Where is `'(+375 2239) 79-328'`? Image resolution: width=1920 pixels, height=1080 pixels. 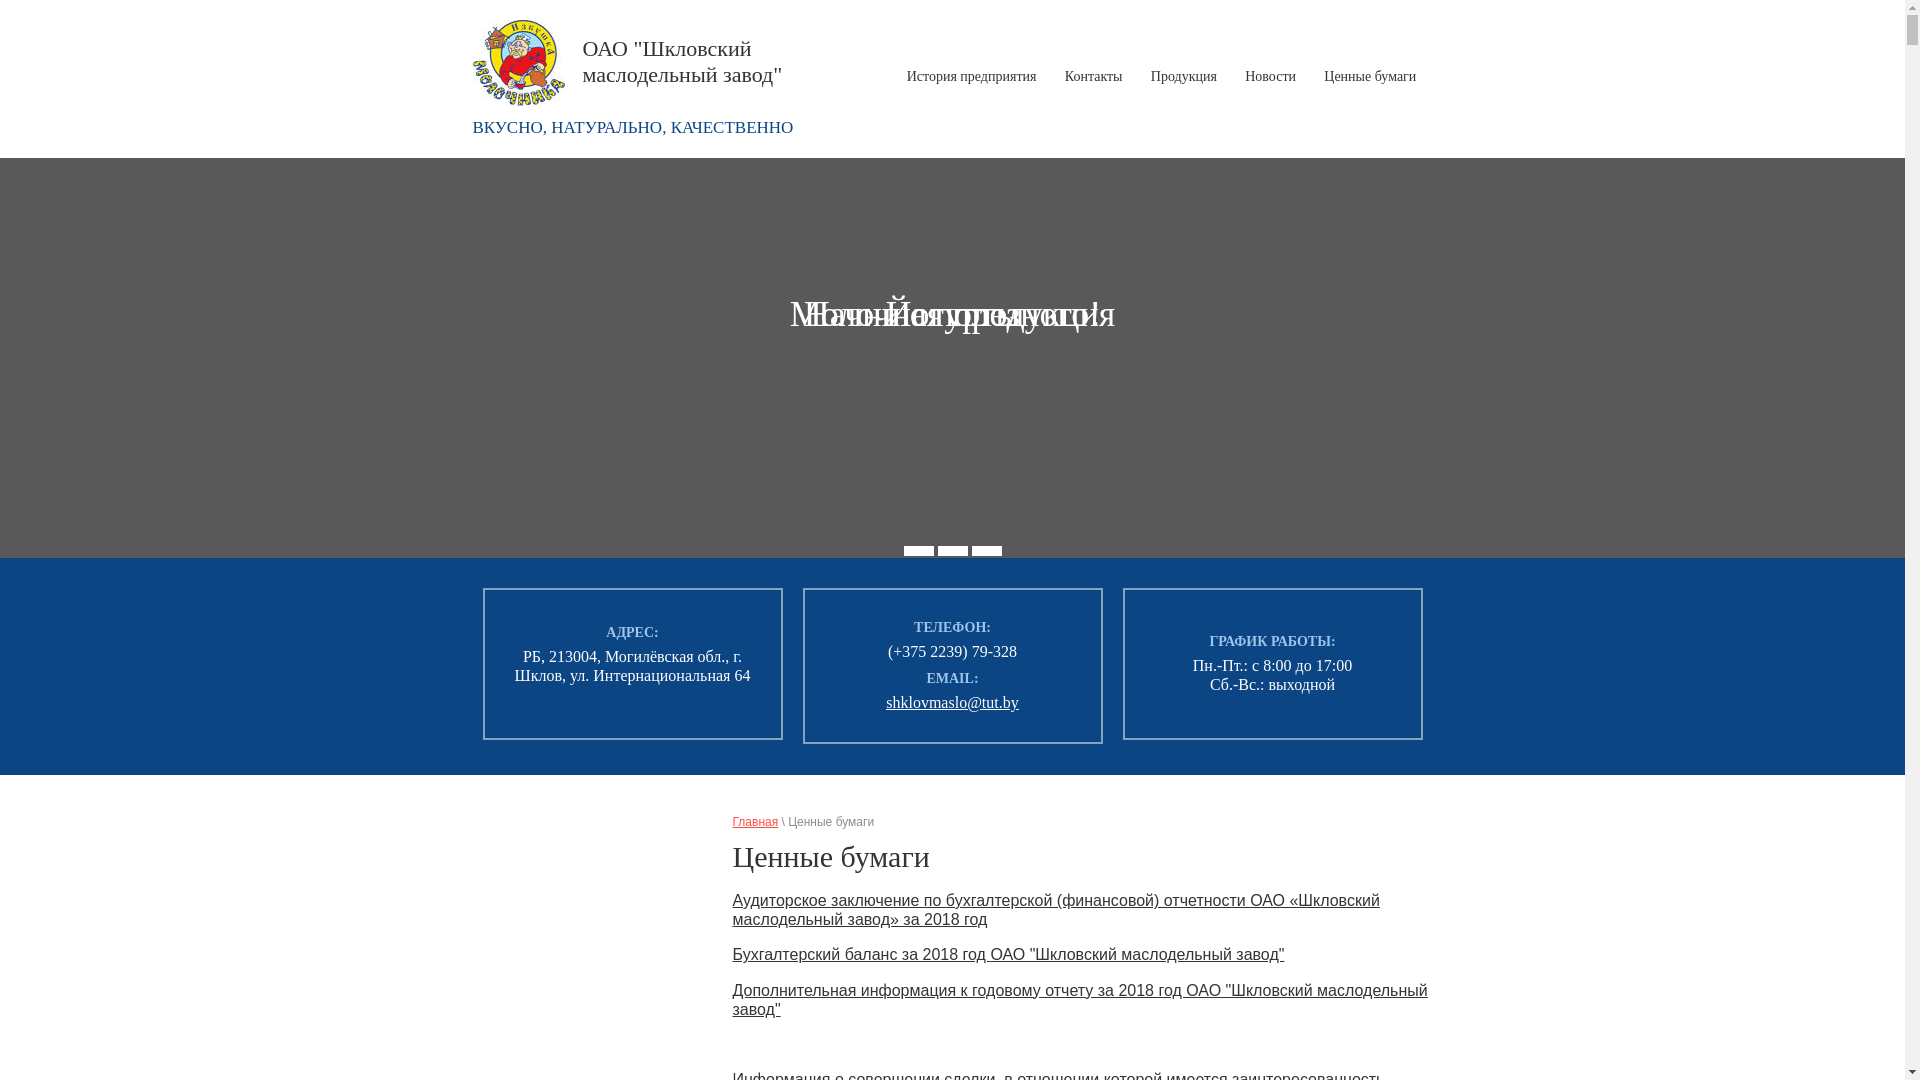
'(+375 2239) 79-328' is located at coordinates (887, 651).